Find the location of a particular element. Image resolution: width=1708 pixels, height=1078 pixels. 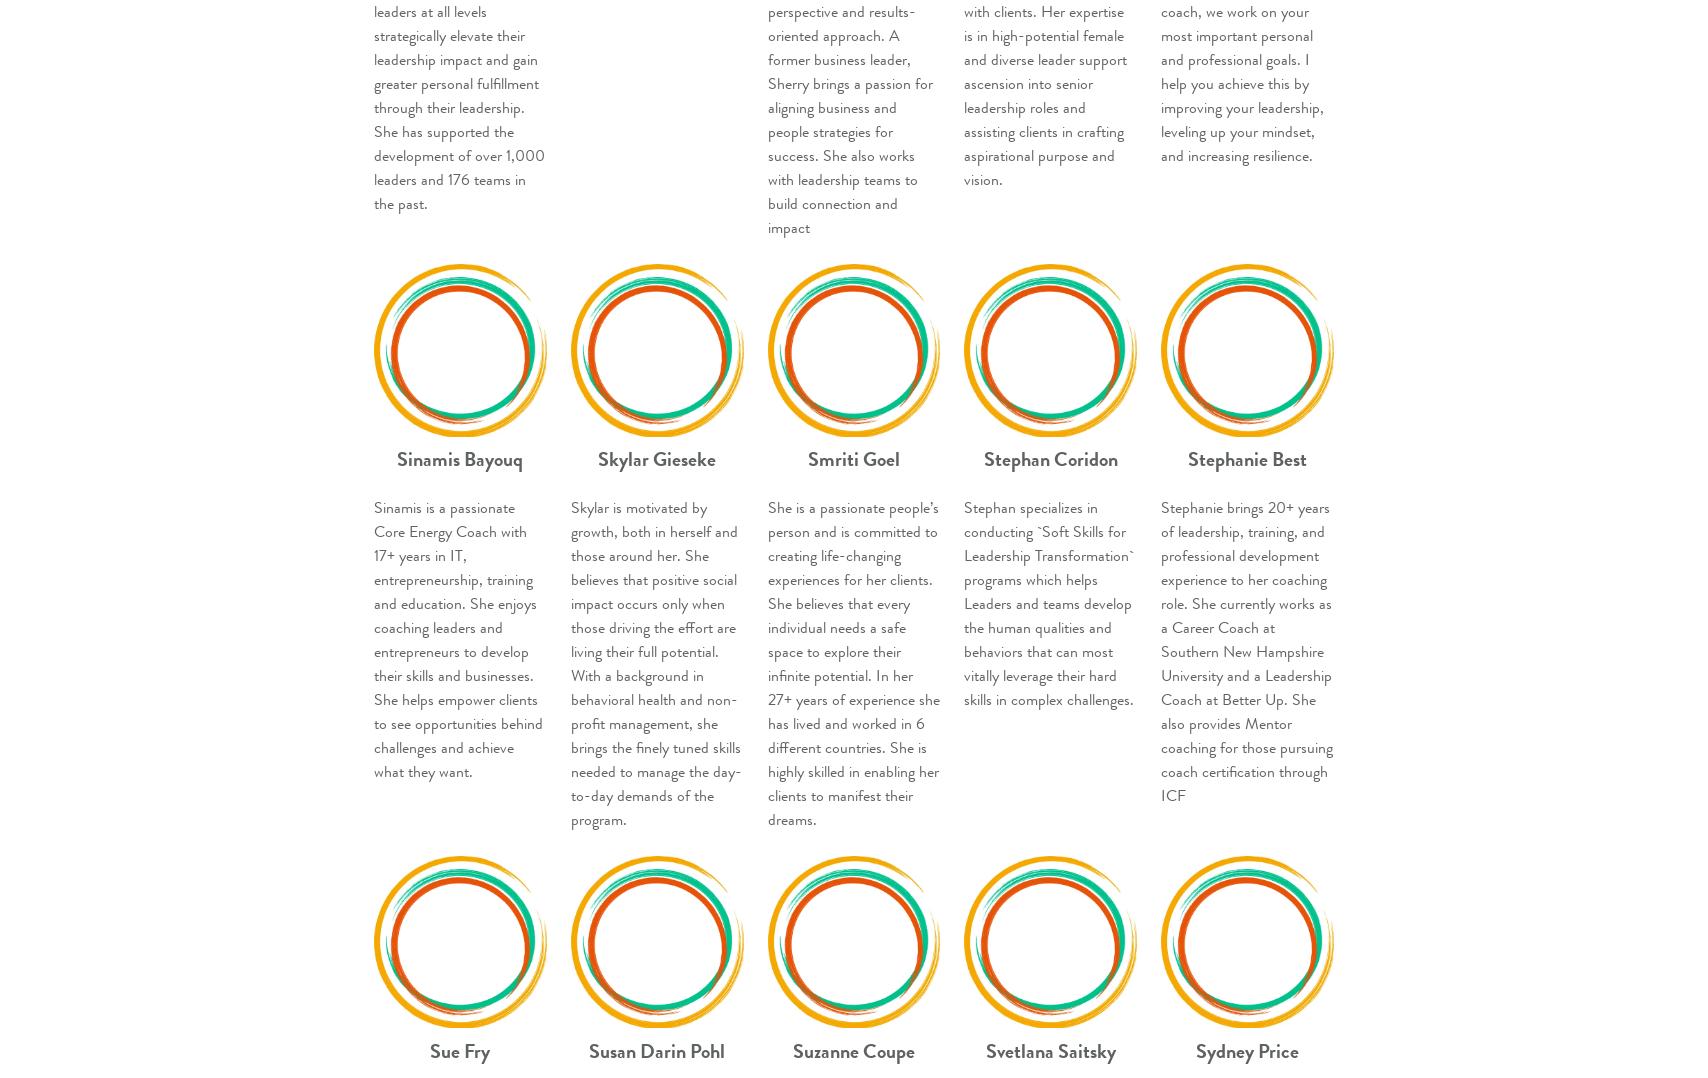

'Sue Fry' is located at coordinates (459, 1050).